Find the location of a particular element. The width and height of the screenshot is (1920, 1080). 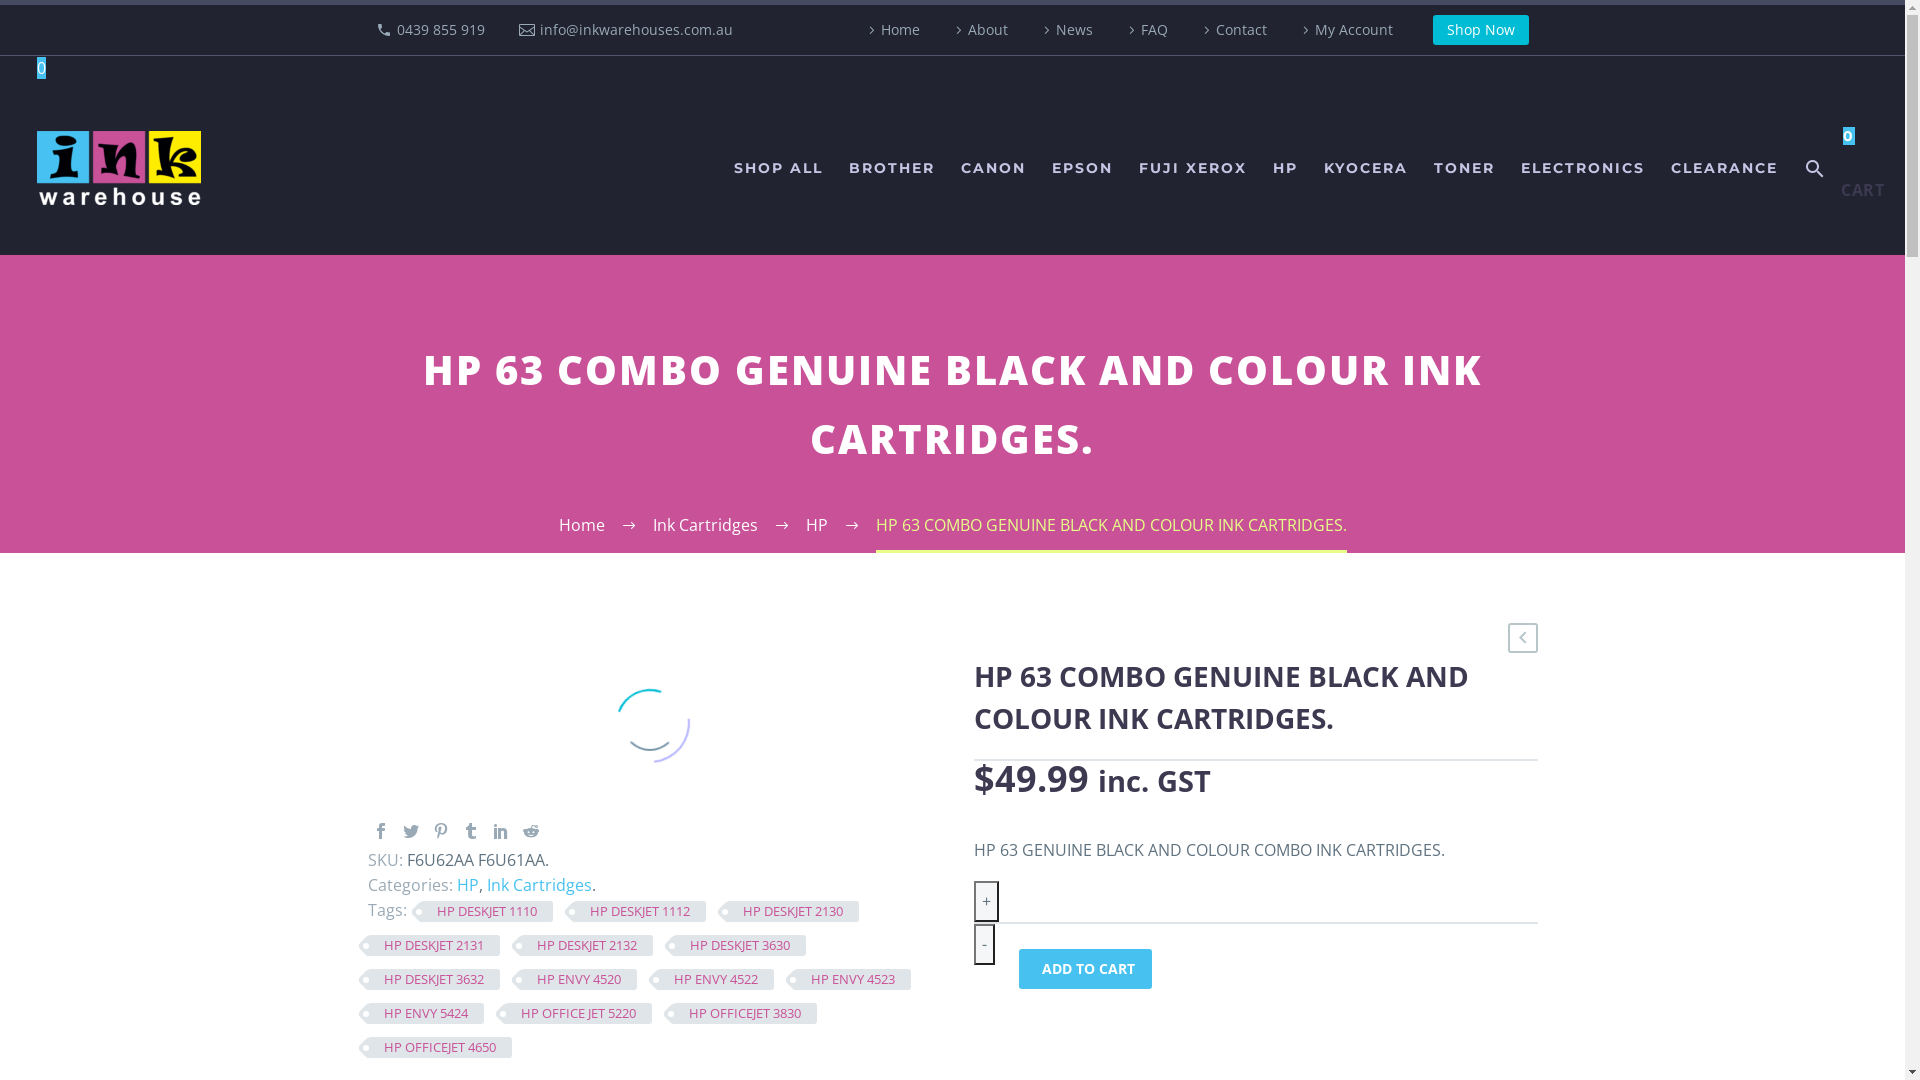

'HP ENVY 5424' is located at coordinates (425, 1013).